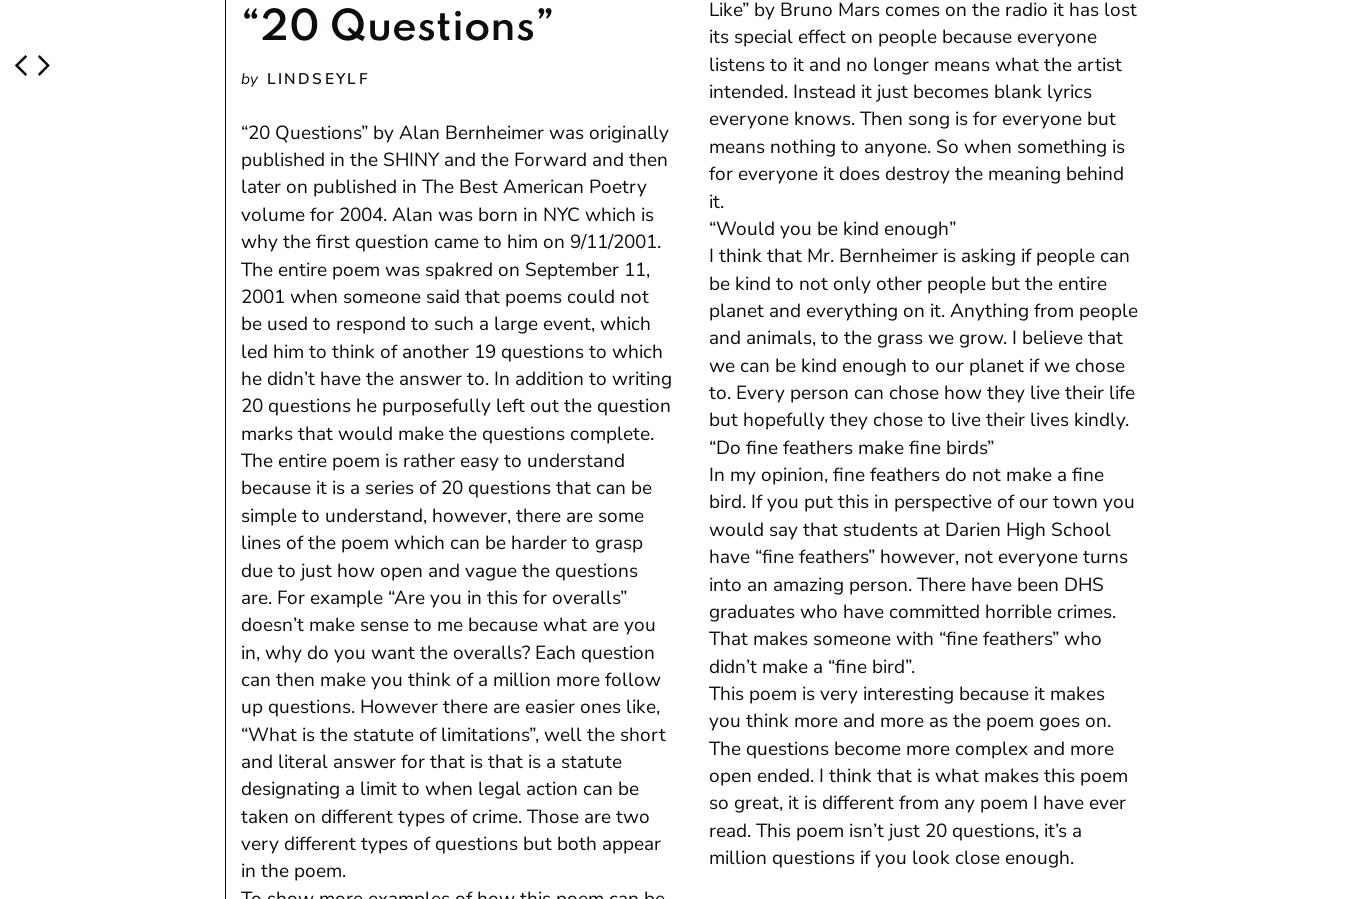  Describe the element at coordinates (922, 337) in the screenshot. I see `'I think that Mr. Bernheimer is asking if people can be kind to not only other people but the entire planet and everything on it. Anything from people and animals, to the grass we grow. I believe that we can be kind enough to our planet if we chose to. Every person can chose how they live their life but hopefully they chose to live their lives kindly.'` at that location.